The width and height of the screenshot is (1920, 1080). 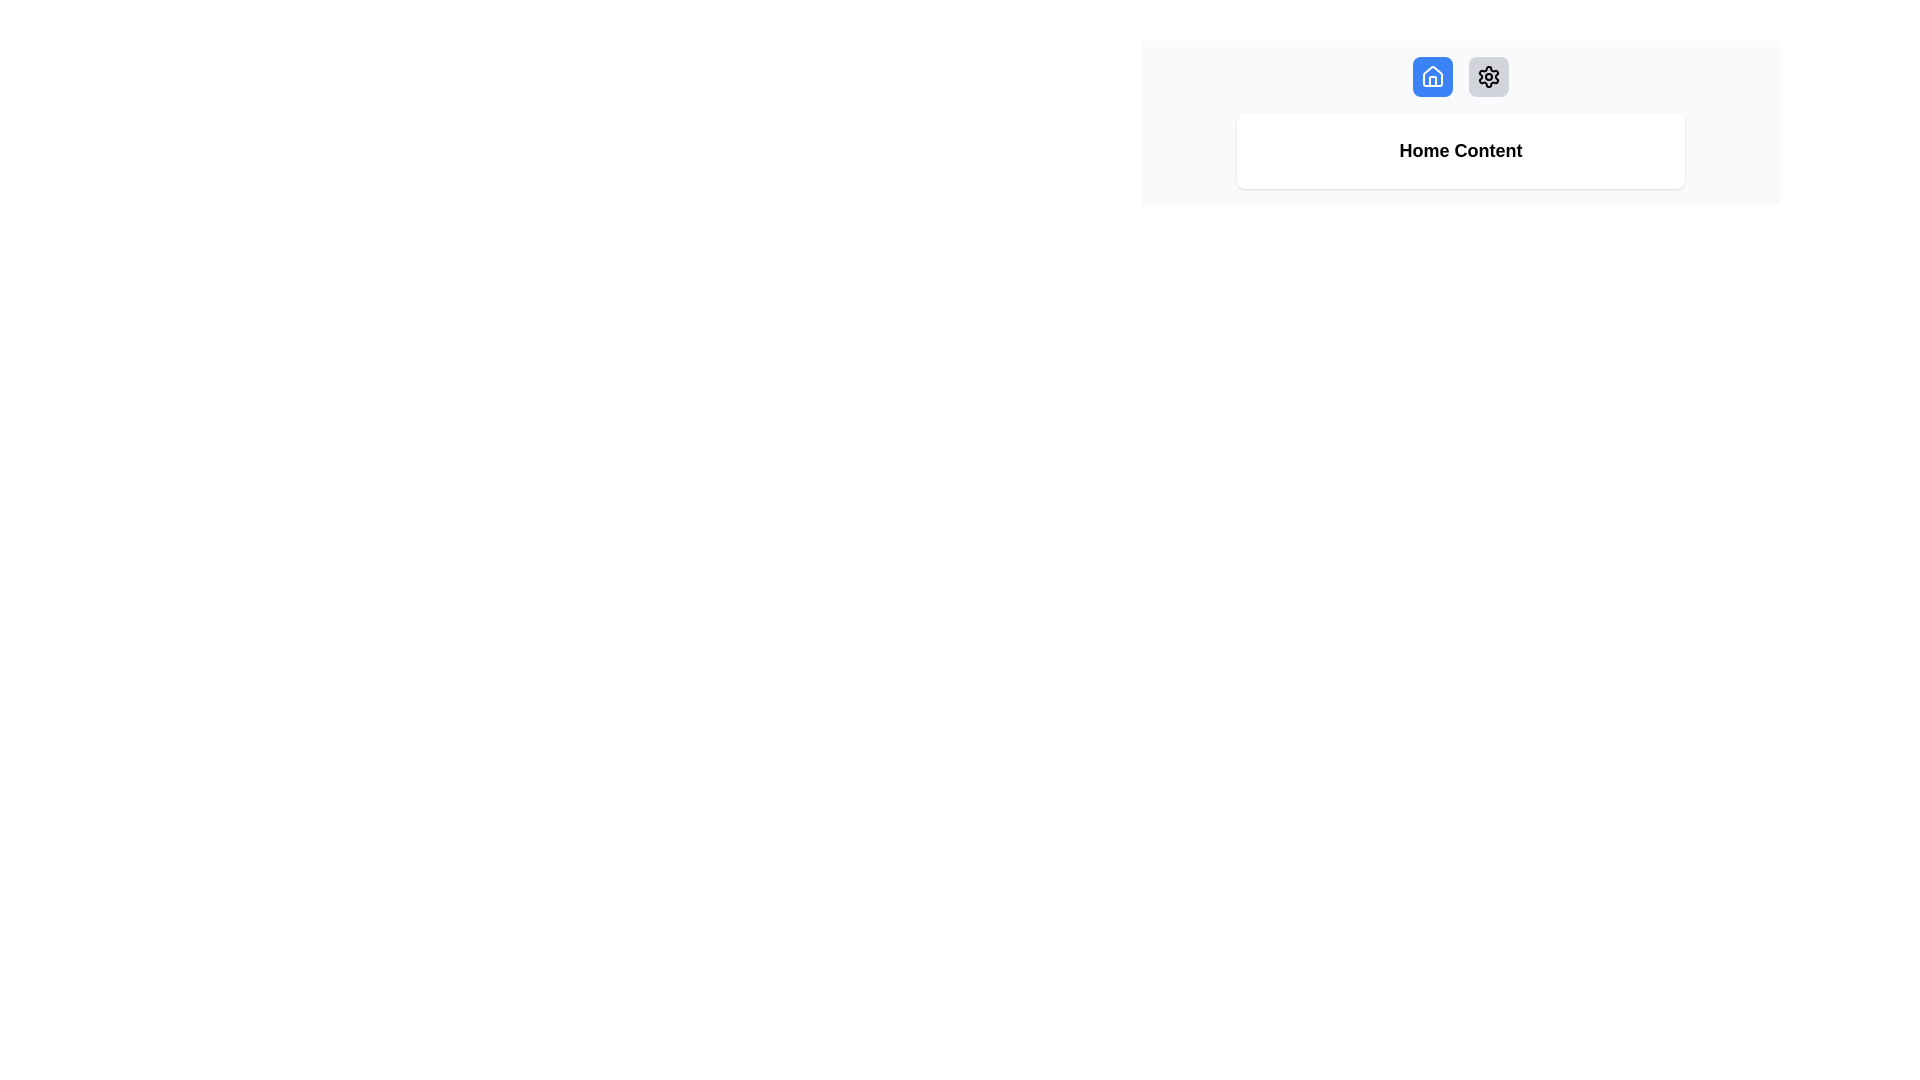 What do you see at coordinates (1432, 76) in the screenshot?
I see `the blue house icon, which has a minimalistic design with rounded features` at bounding box center [1432, 76].